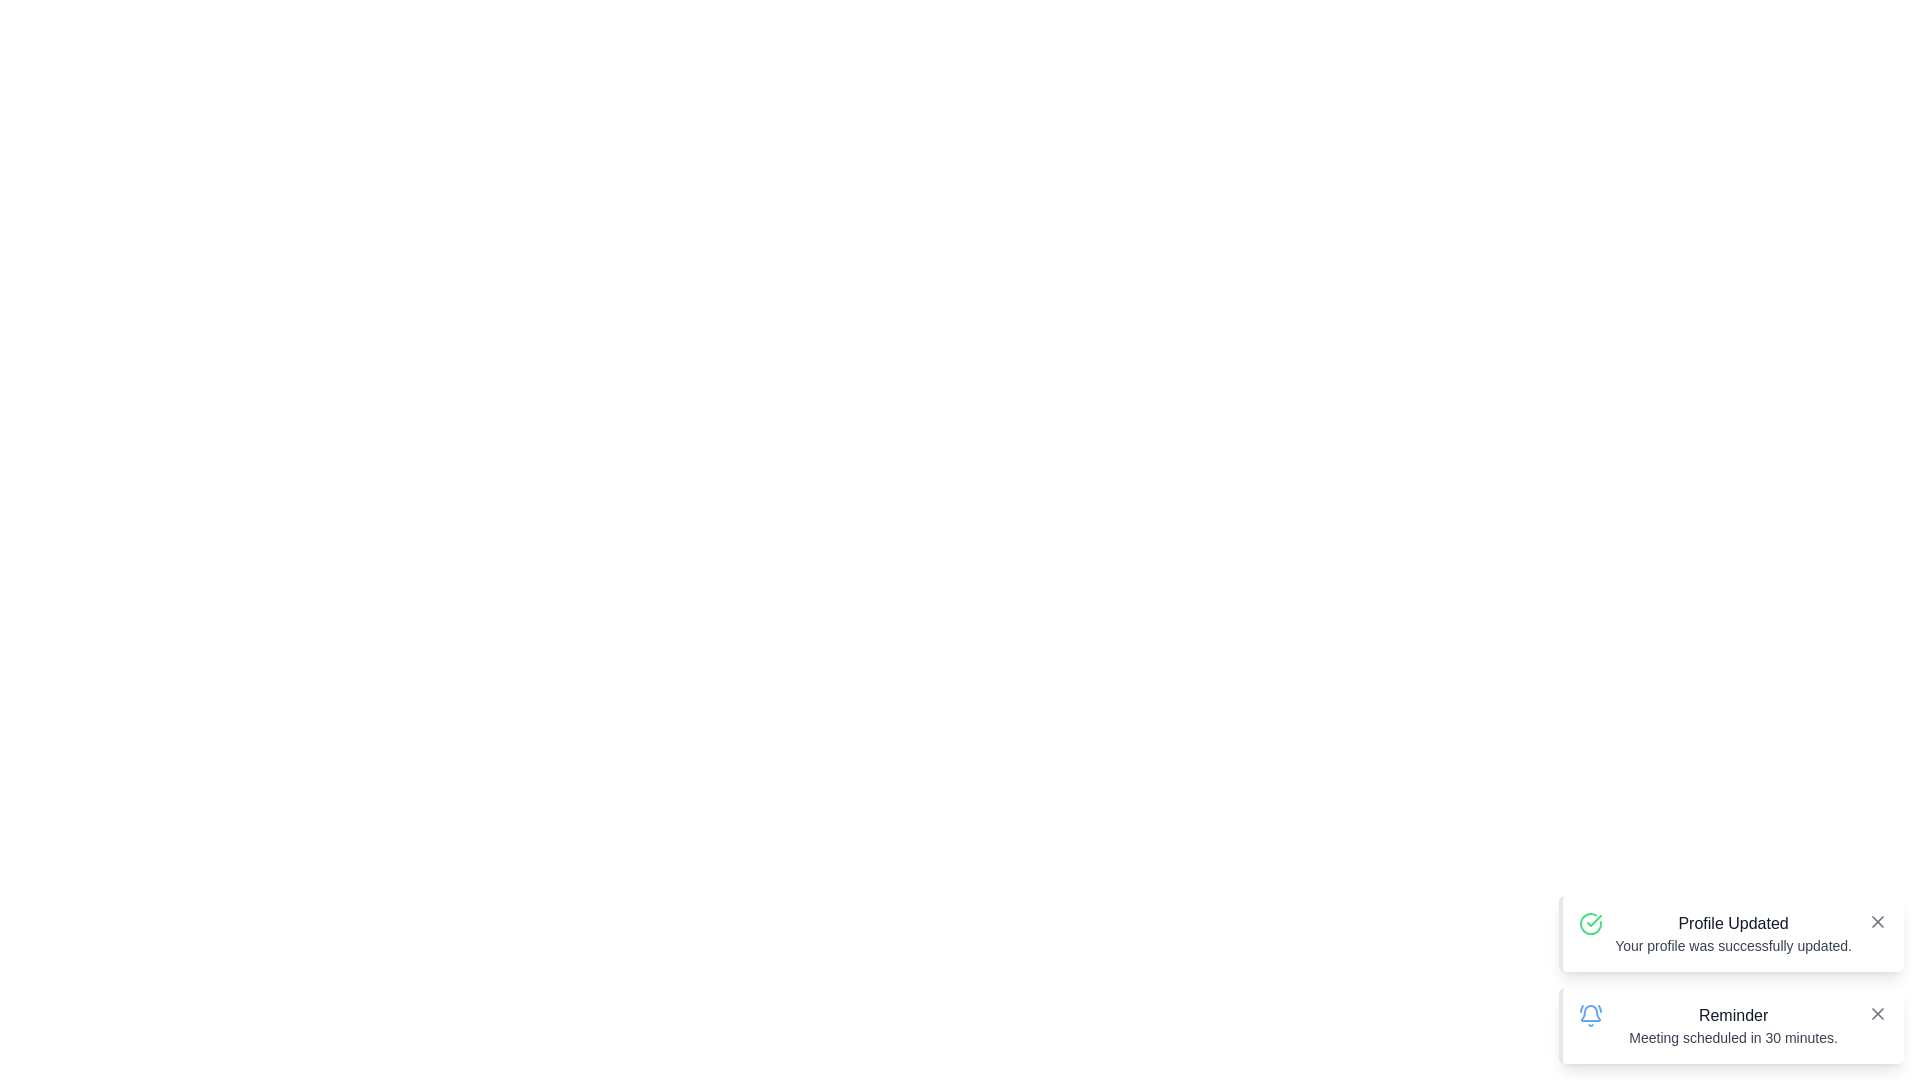 This screenshot has width=1920, height=1080. What do you see at coordinates (1590, 1015) in the screenshot?
I see `the reminder notification icon located at the top-left corner of the notification titled 'Reminder'` at bounding box center [1590, 1015].